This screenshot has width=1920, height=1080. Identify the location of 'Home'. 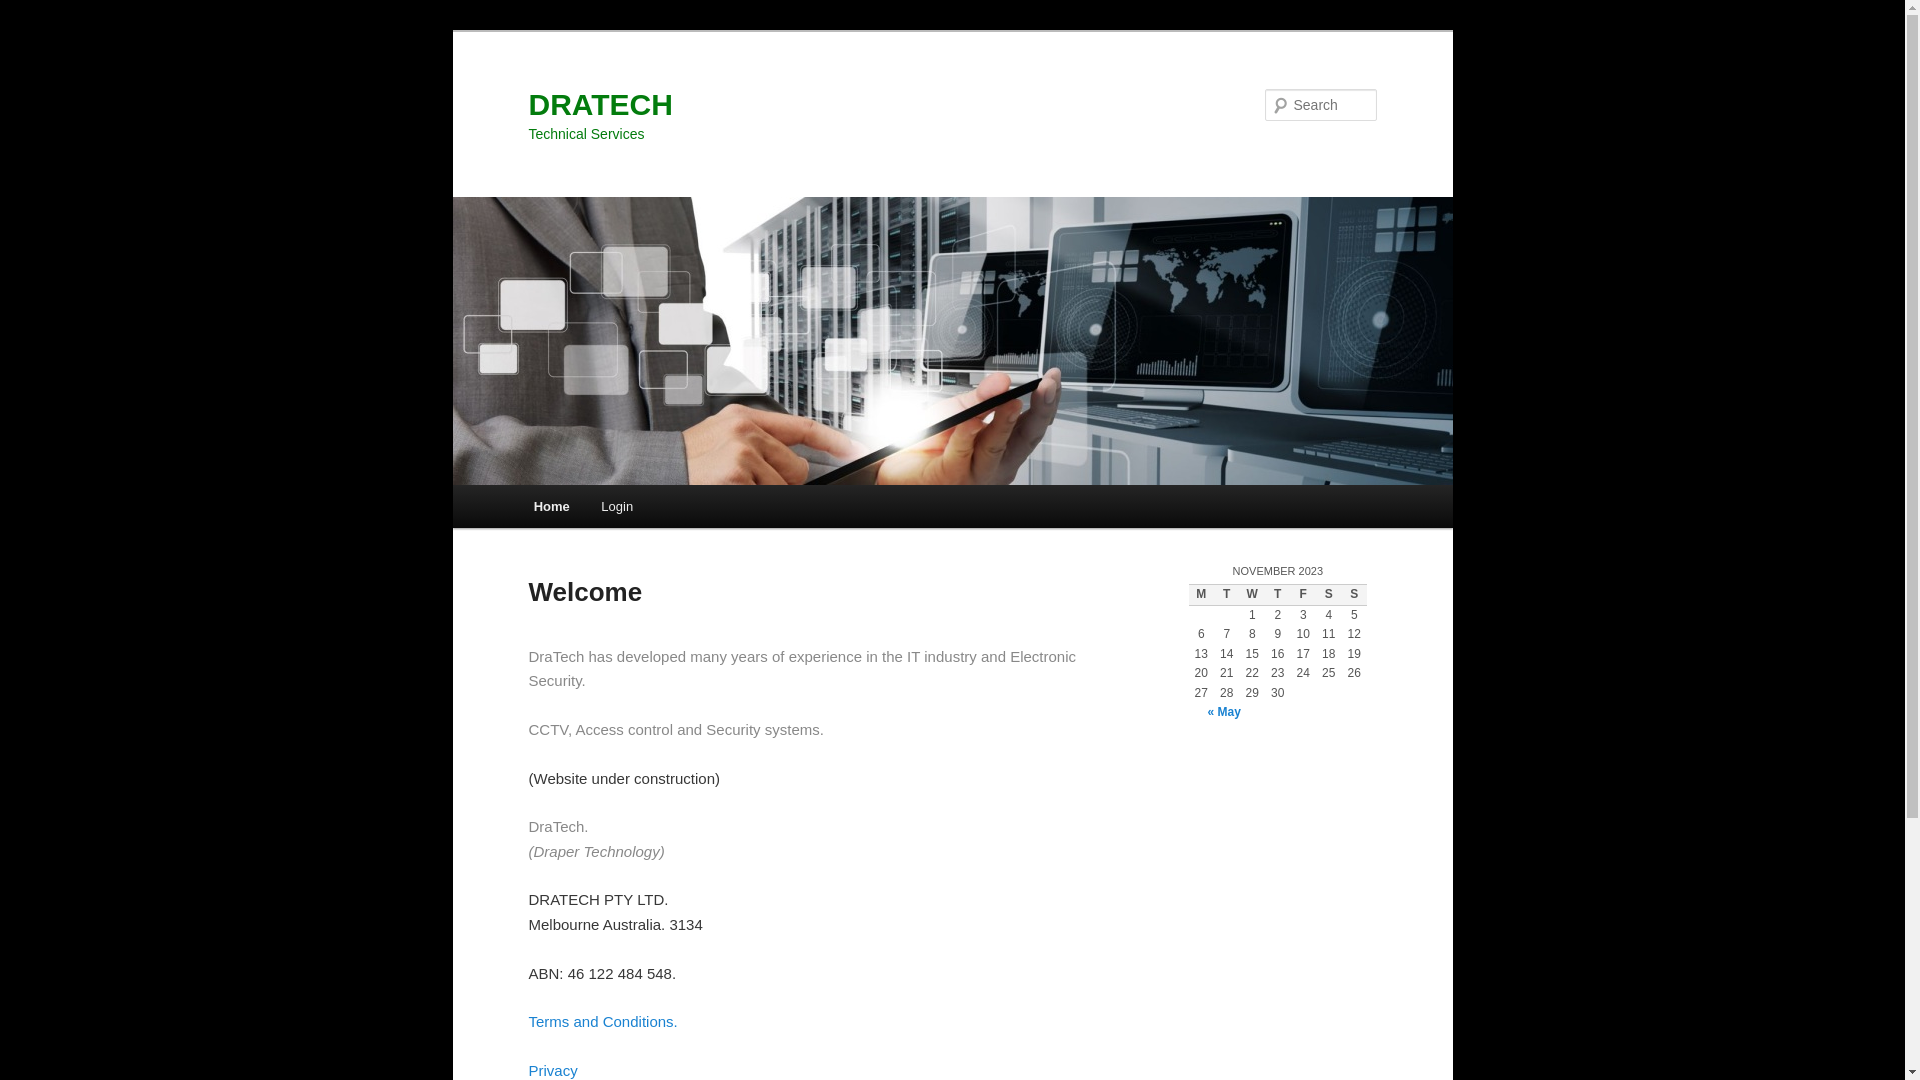
(552, 505).